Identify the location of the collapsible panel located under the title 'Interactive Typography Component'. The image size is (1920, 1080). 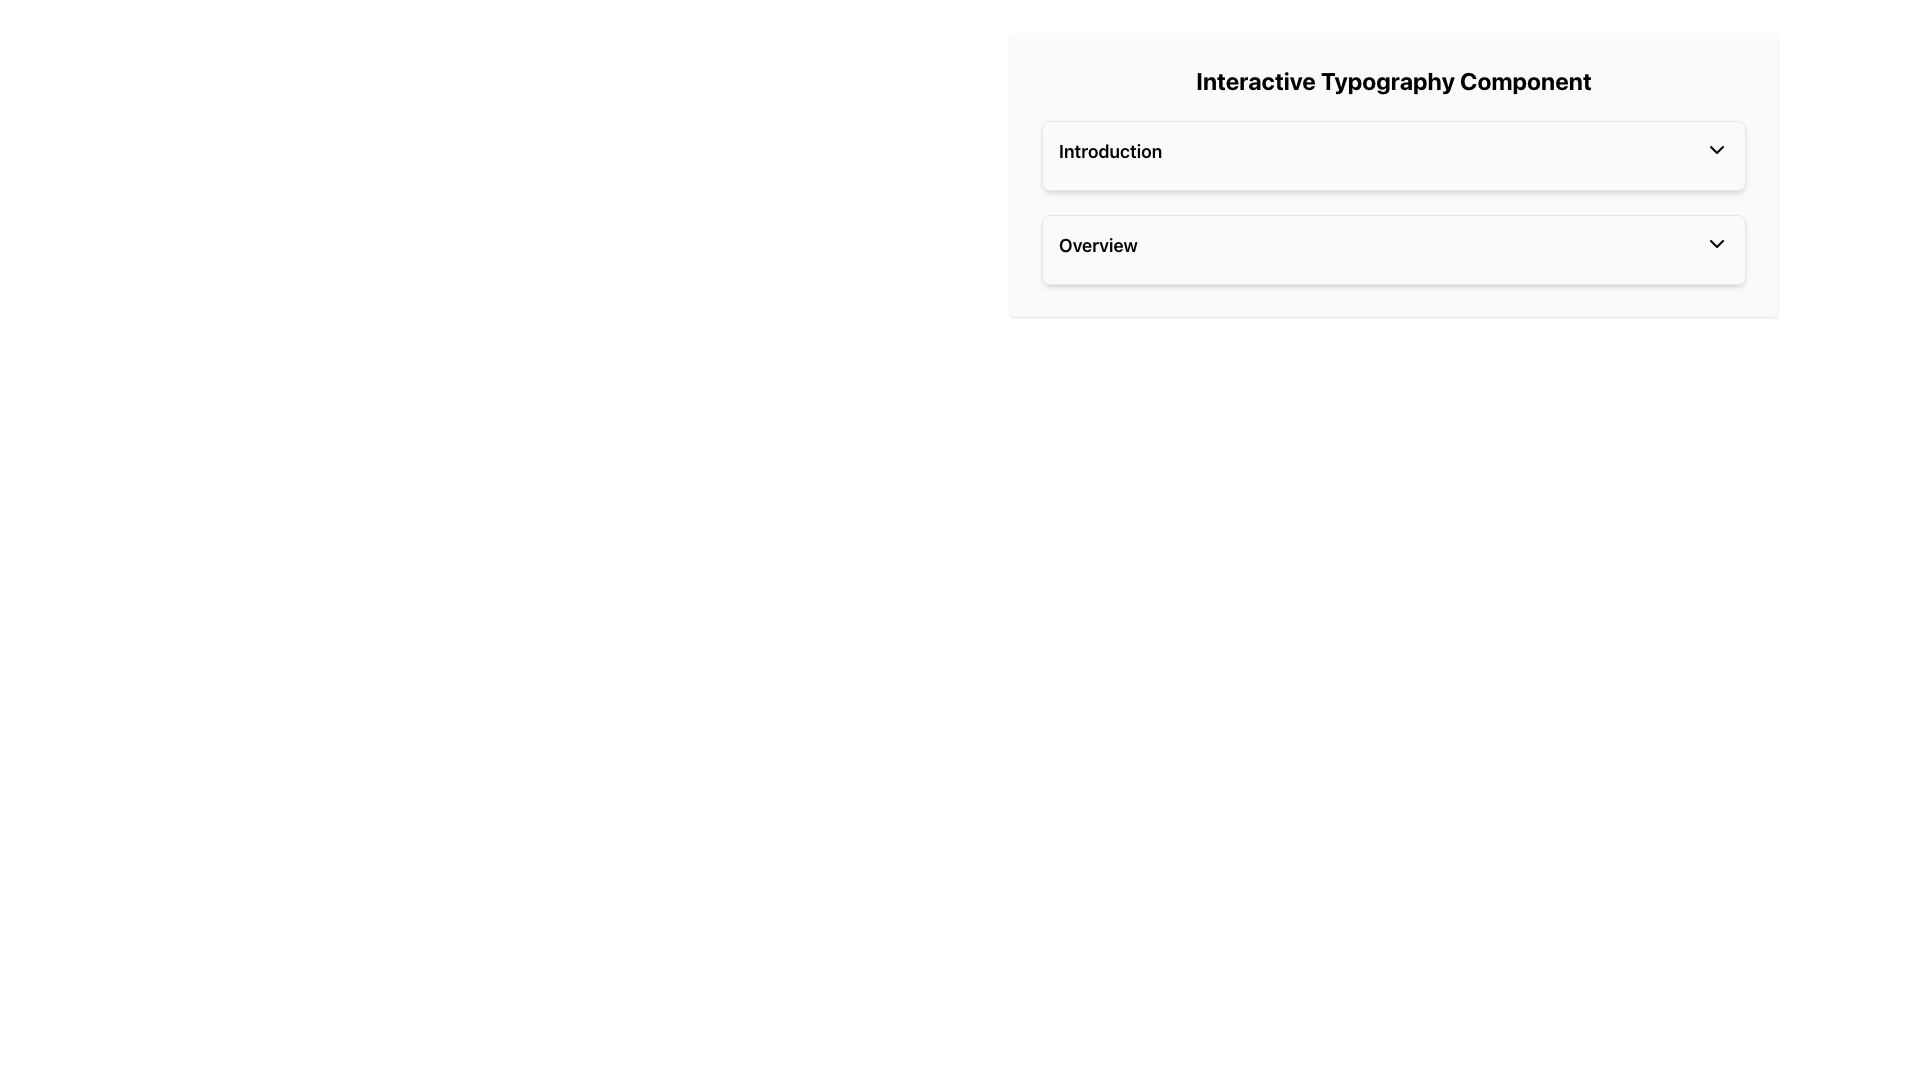
(1392, 173).